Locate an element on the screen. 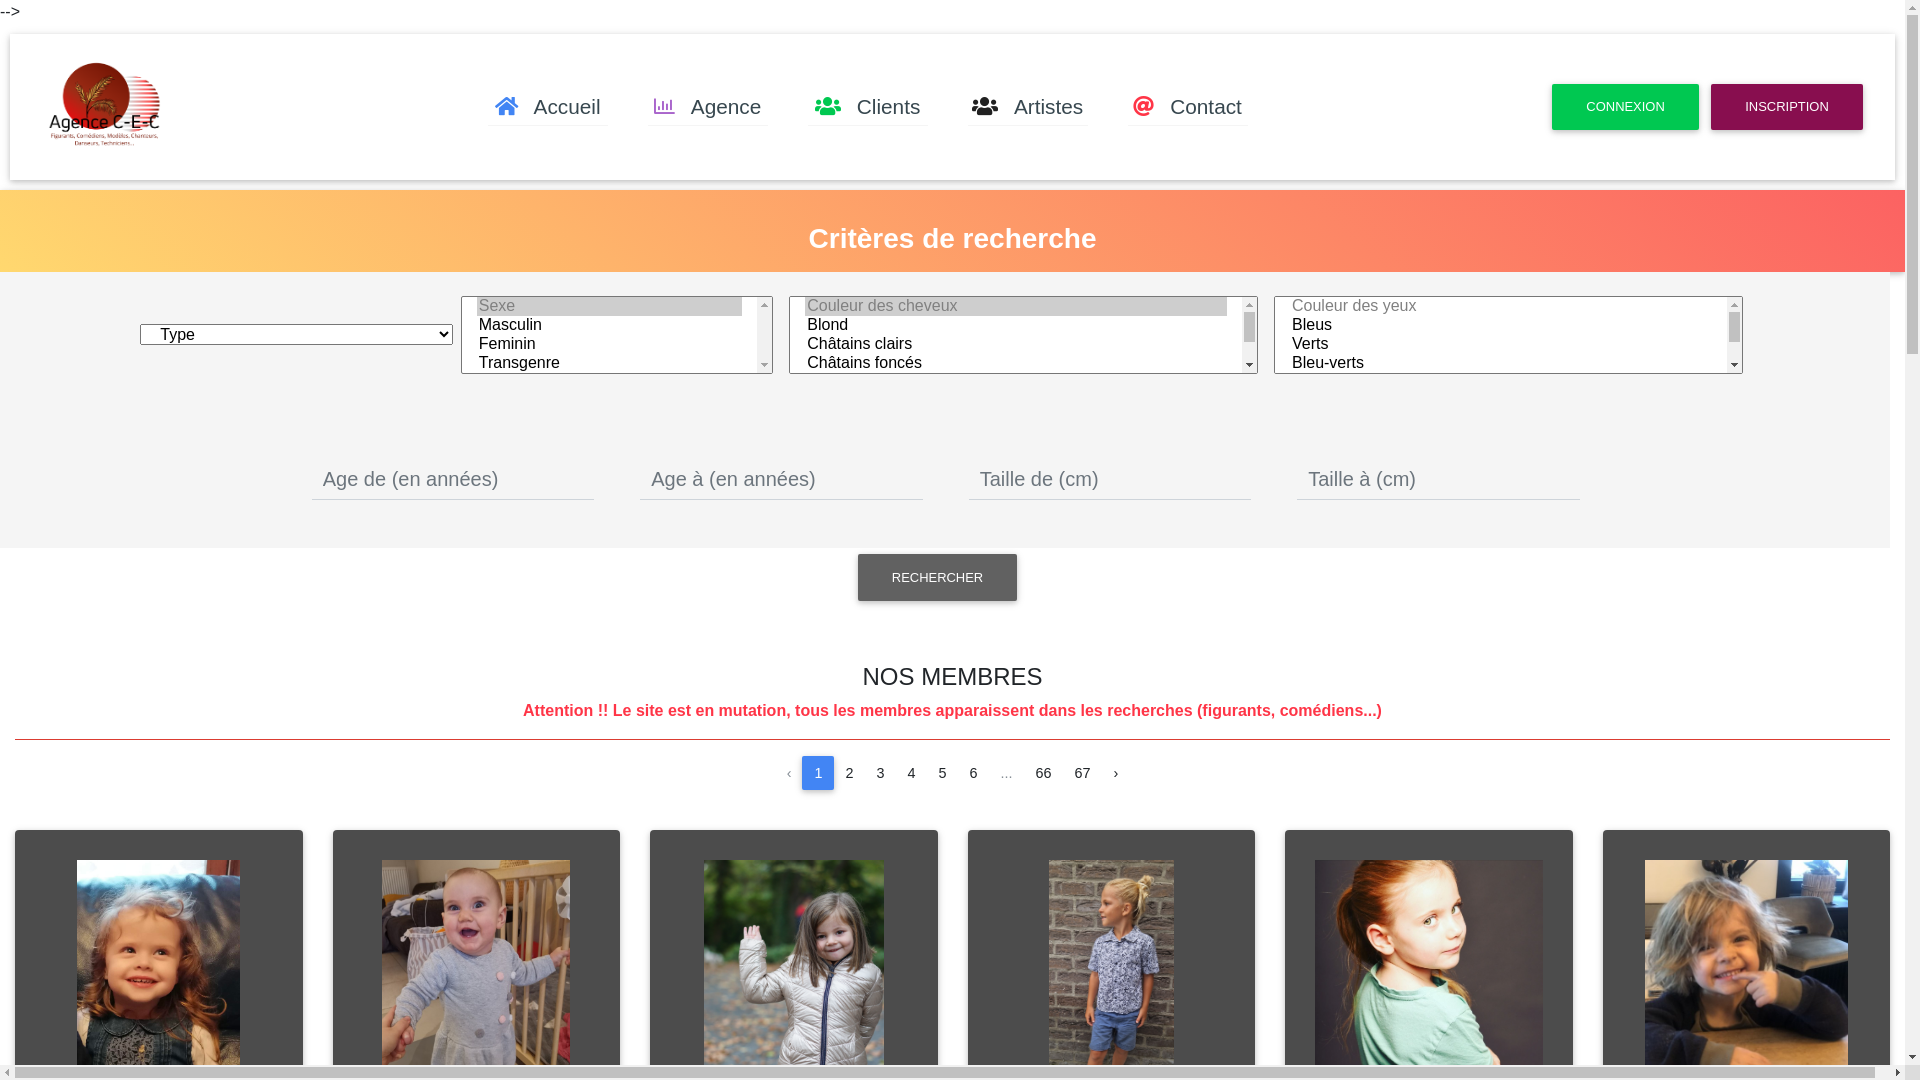 This screenshot has width=1920, height=1080. '67' is located at coordinates (1082, 771).